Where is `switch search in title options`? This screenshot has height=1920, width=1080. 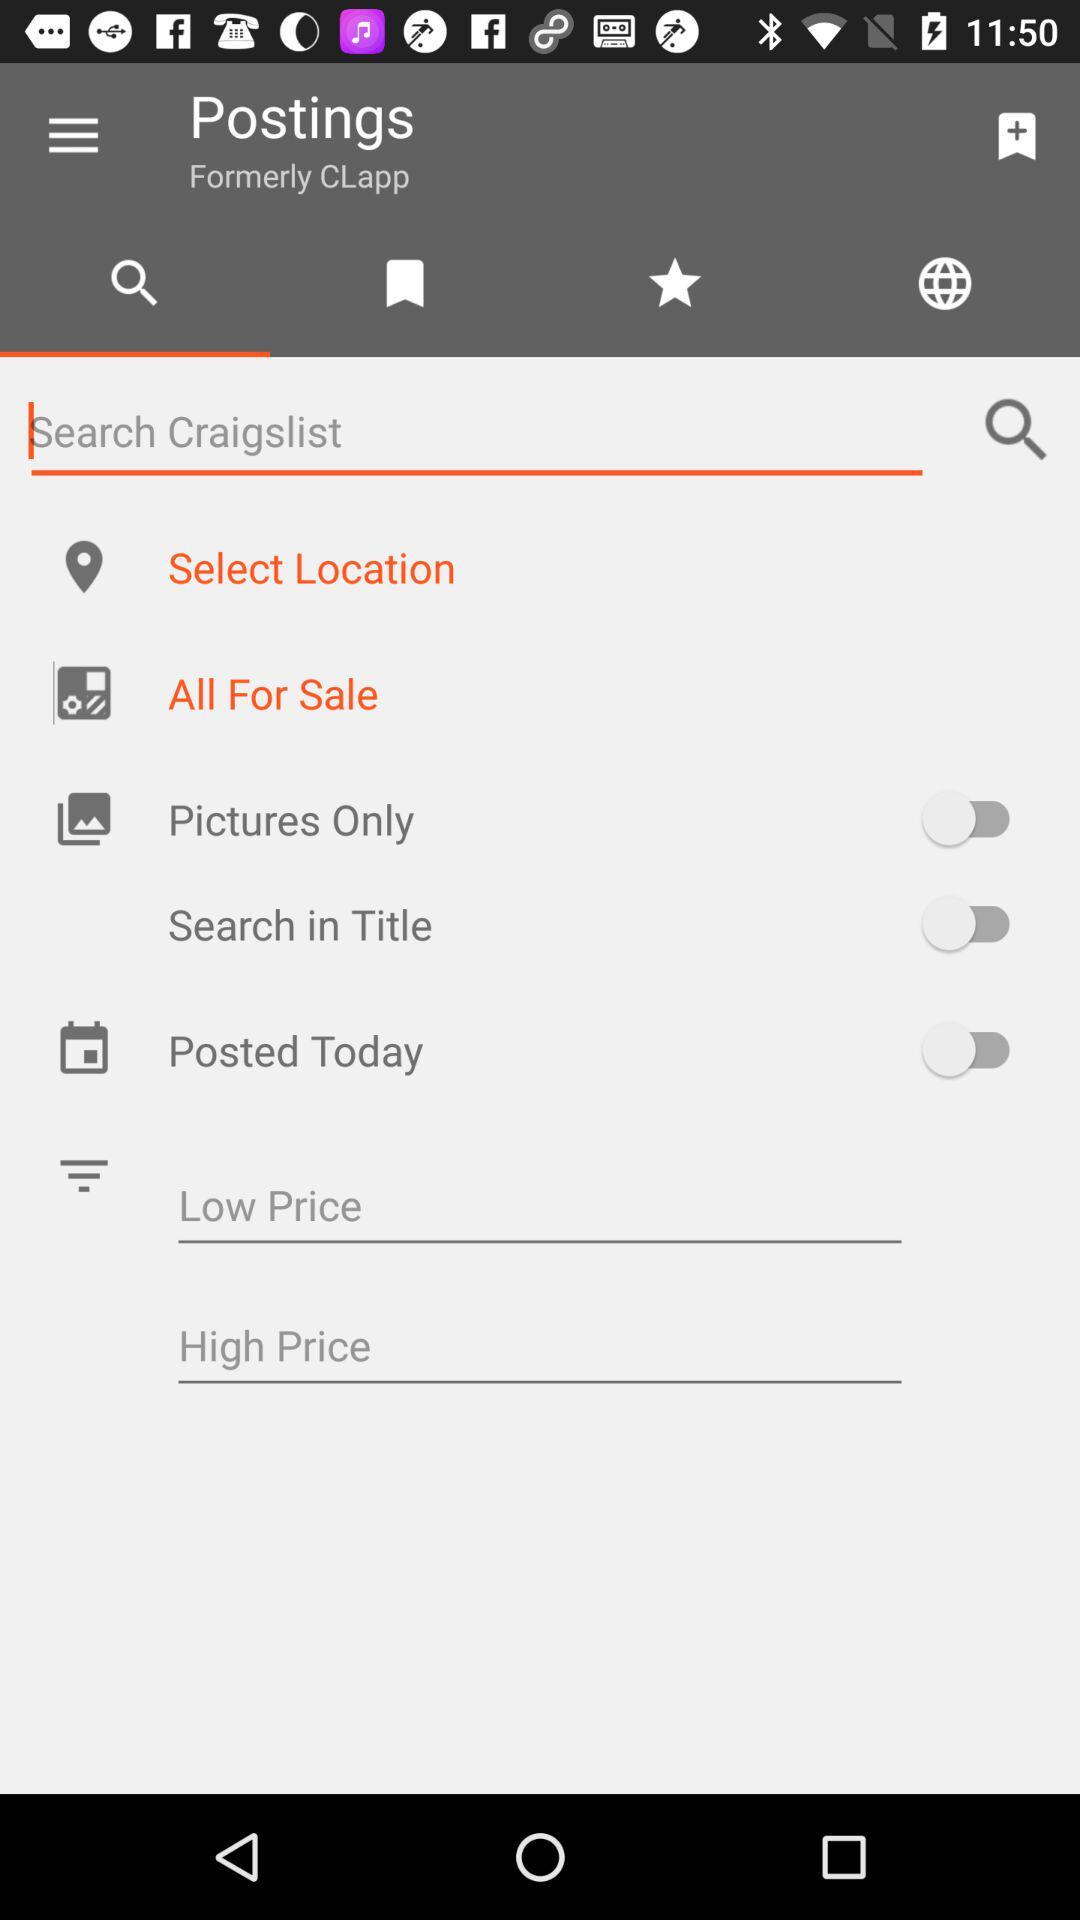
switch search in title options is located at coordinates (974, 922).